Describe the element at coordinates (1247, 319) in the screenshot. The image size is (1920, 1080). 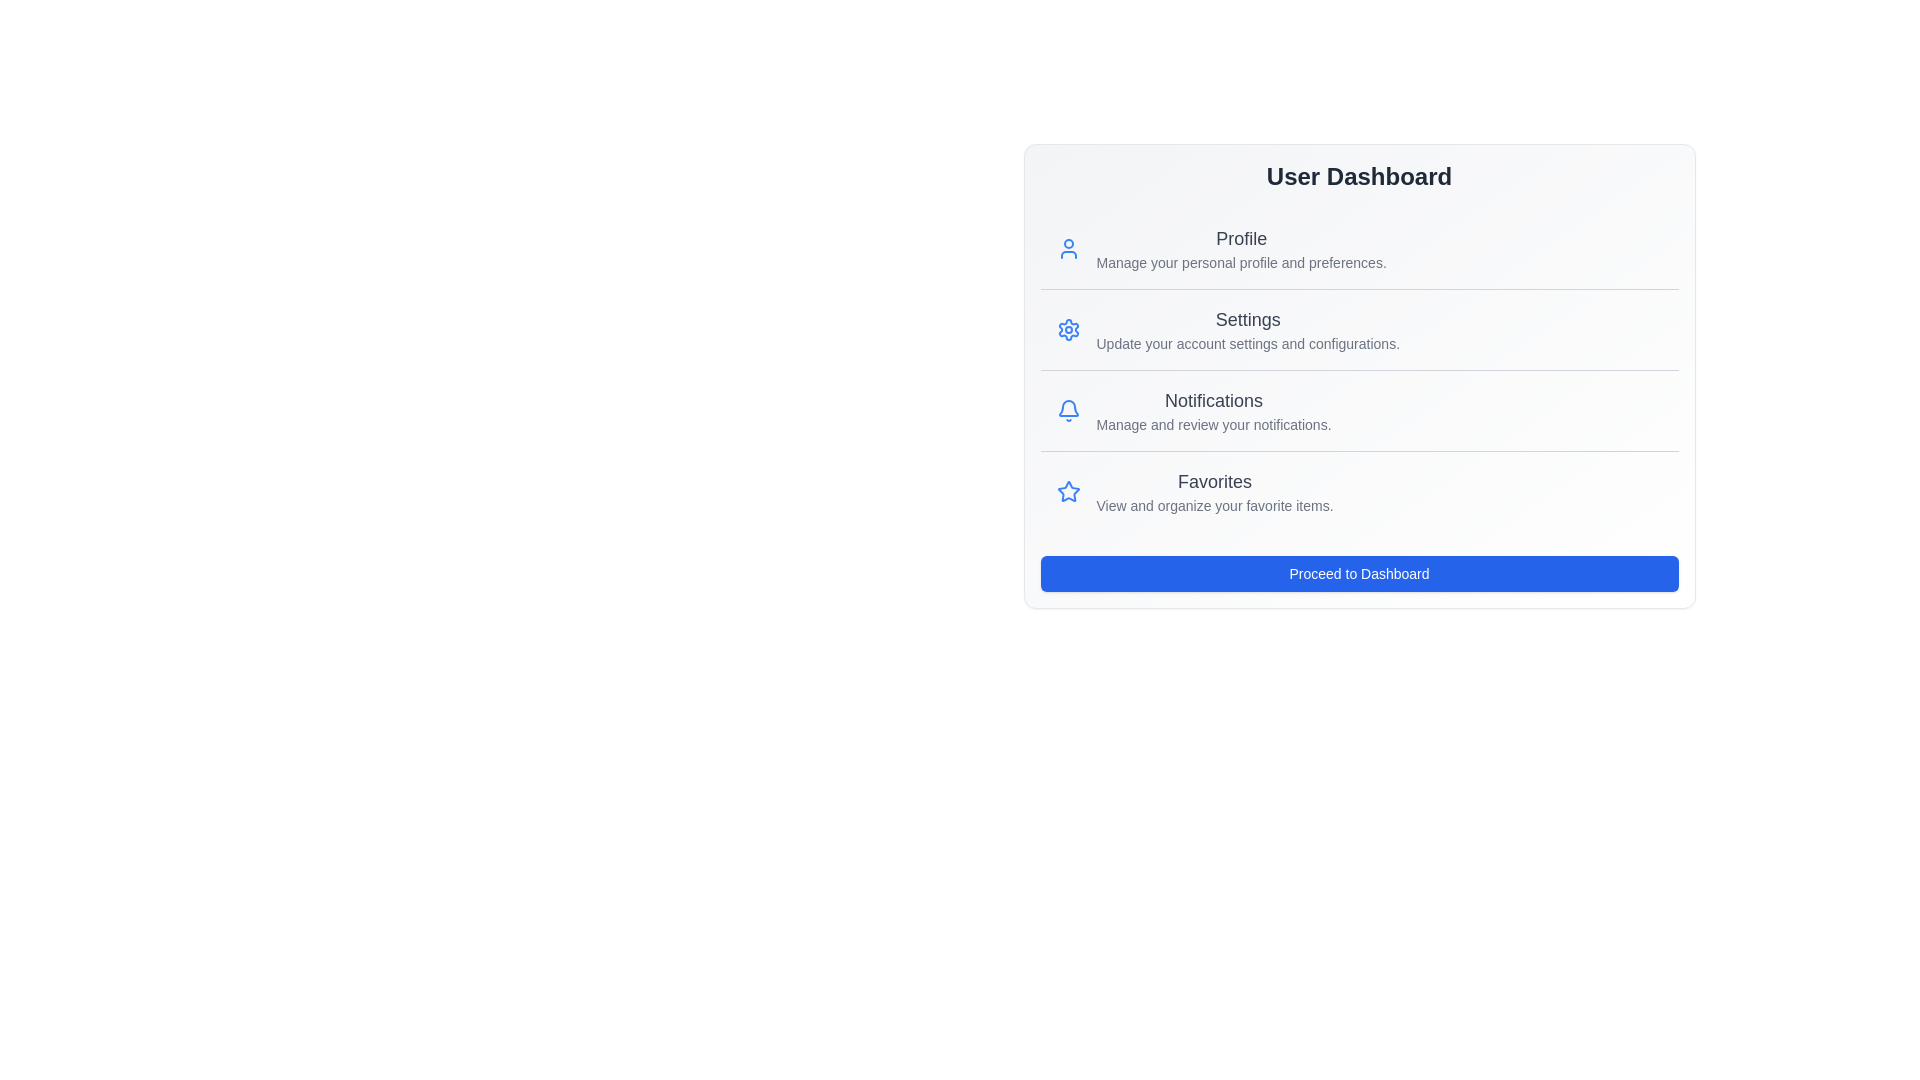
I see `the 'Settings' text label, which is displayed in bold, medium gray font within the 'Settings' section of the user dashboard interface` at that location.